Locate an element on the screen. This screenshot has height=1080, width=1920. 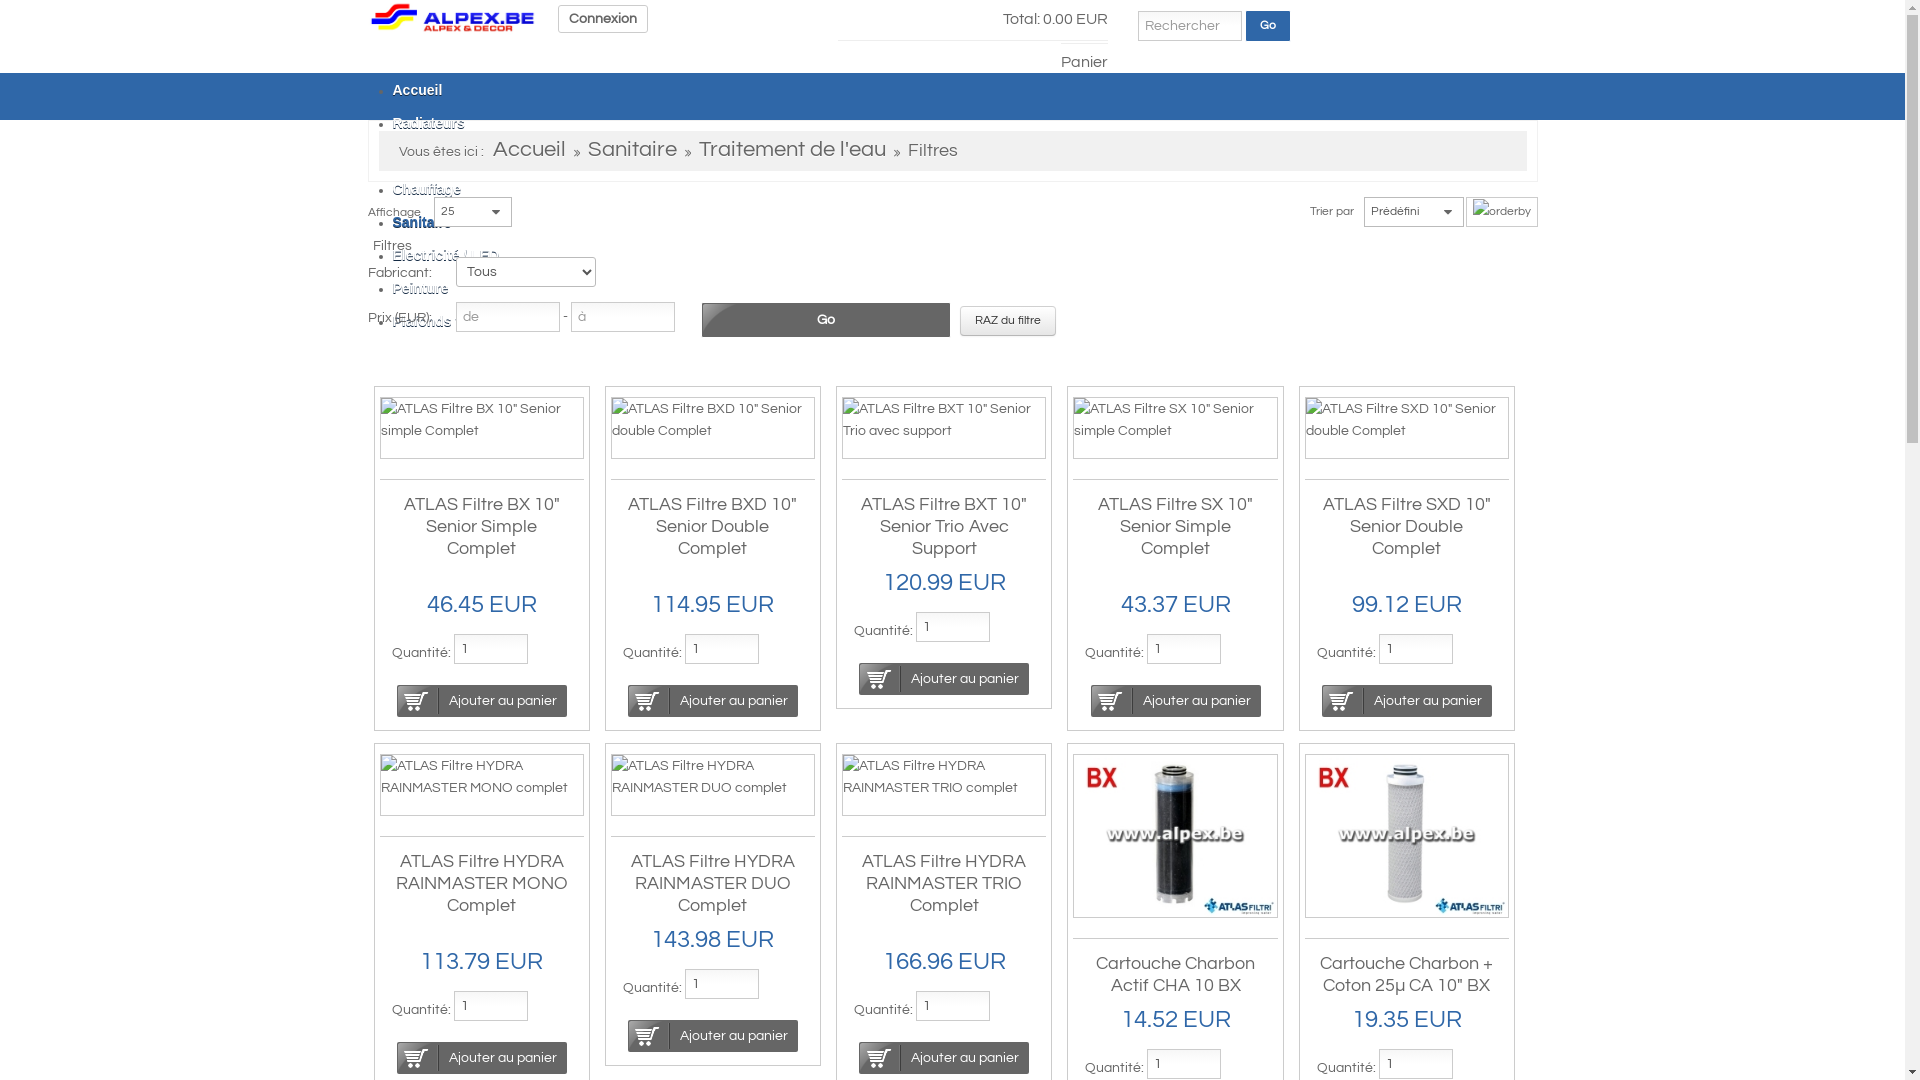
'ATLAS Filtre BX 10" Senior simple Complet' is located at coordinates (480, 419).